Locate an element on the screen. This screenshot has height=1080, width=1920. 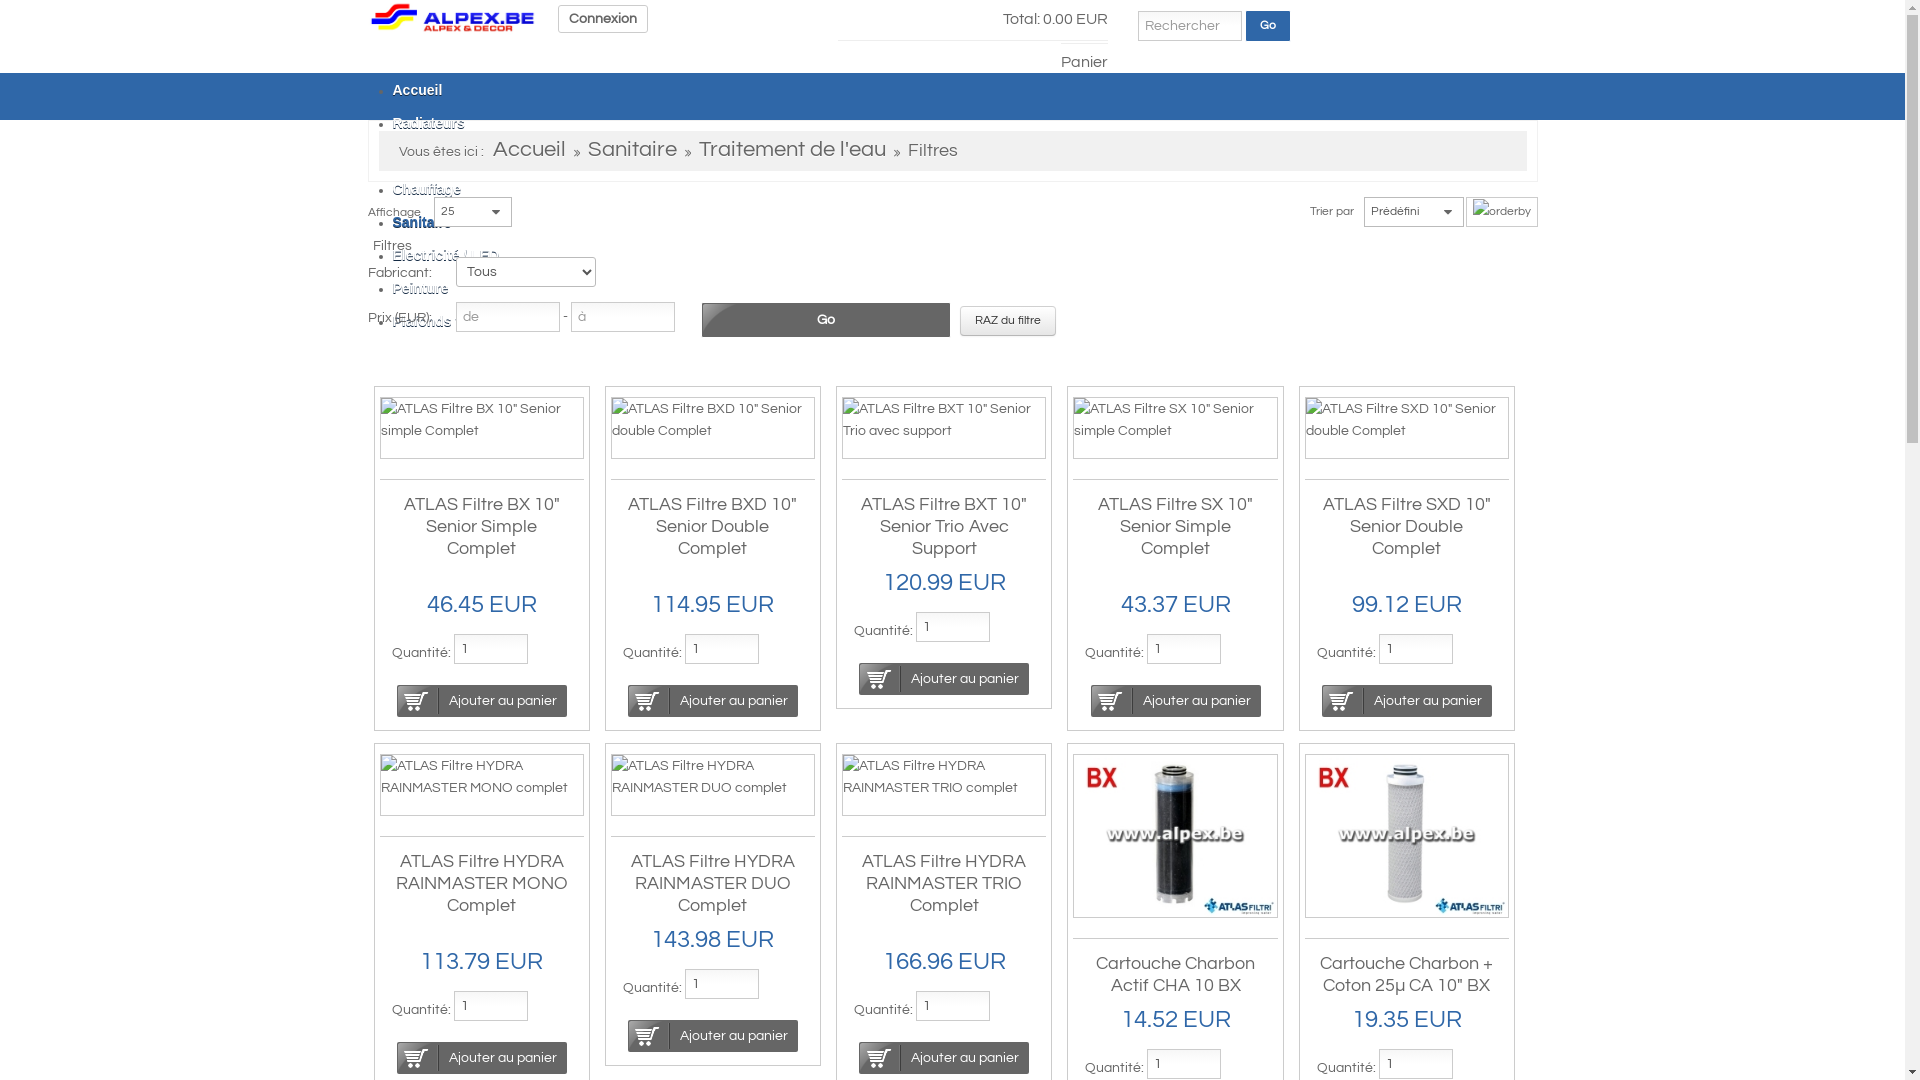
'ATLAS Filtre BX 10" Senior simple Complet' is located at coordinates (480, 419).